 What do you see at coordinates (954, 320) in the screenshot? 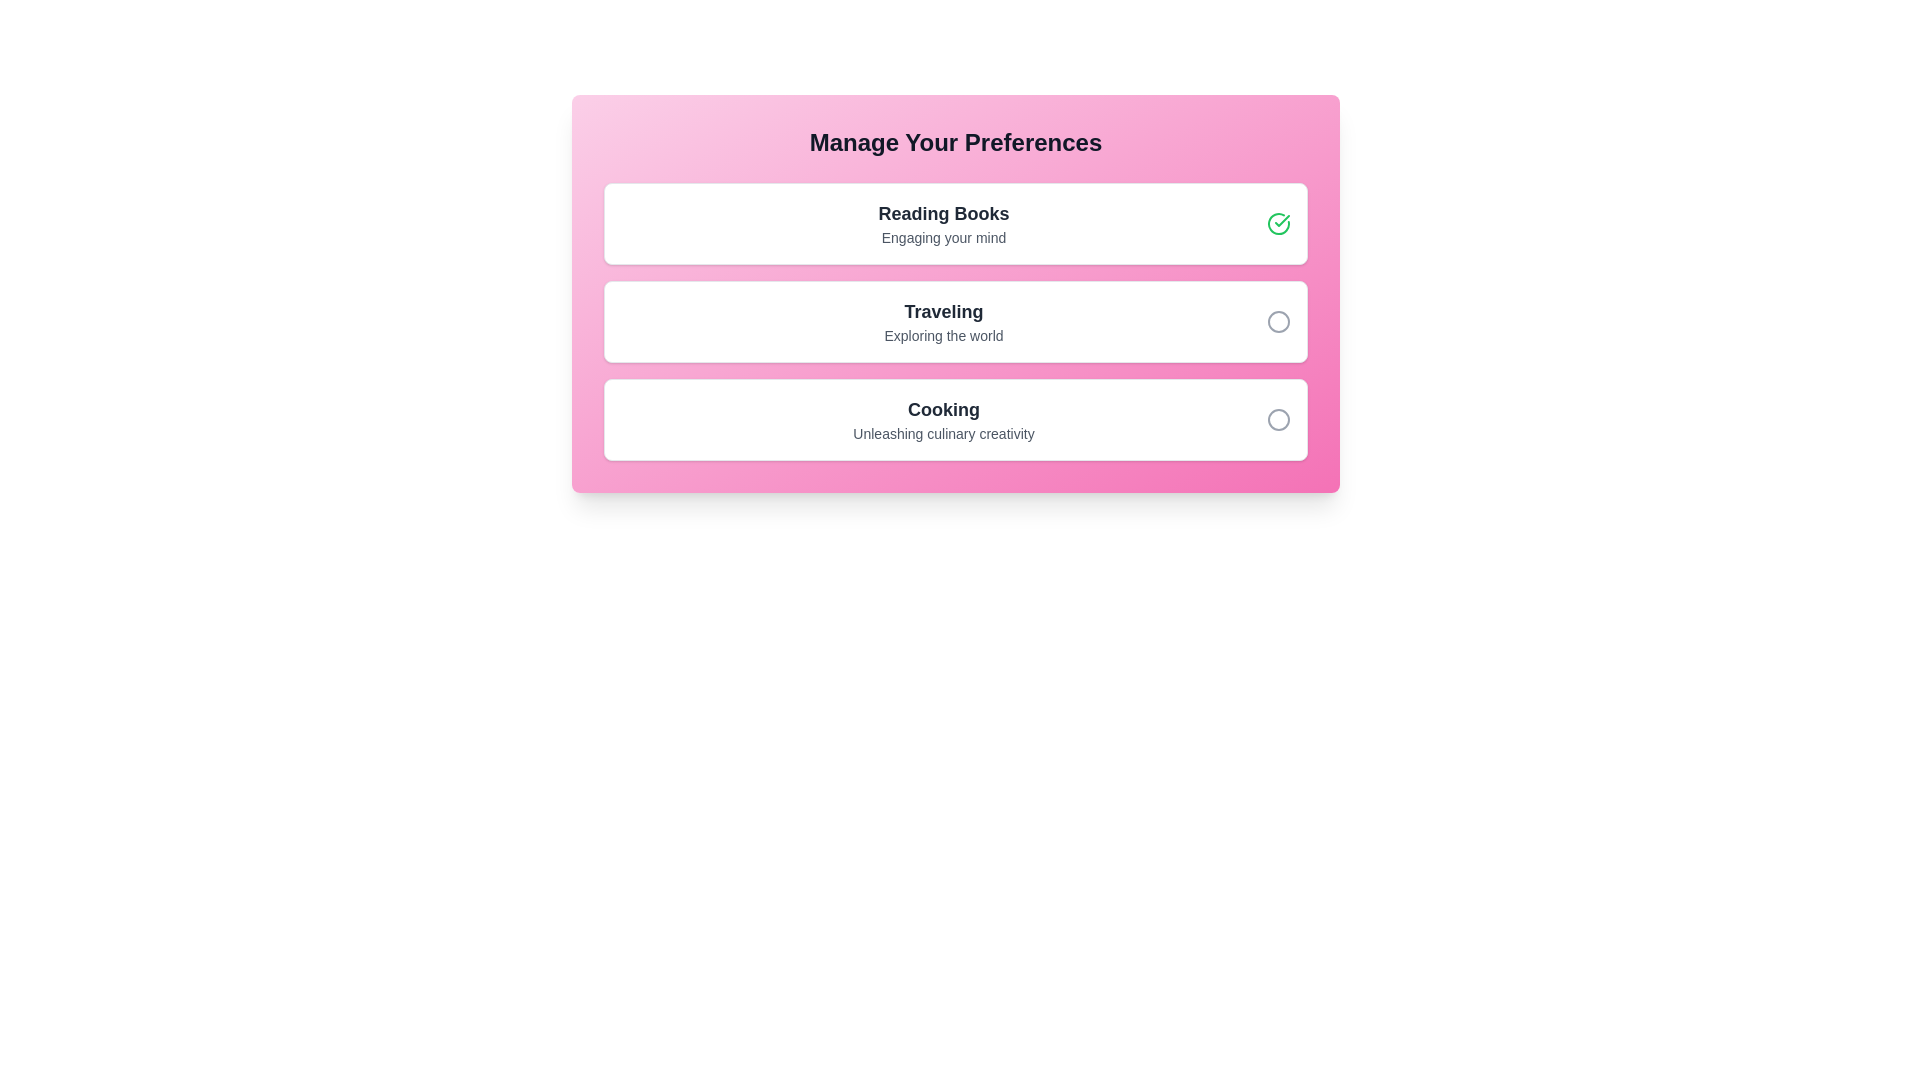
I see `the preference item Traveling` at bounding box center [954, 320].